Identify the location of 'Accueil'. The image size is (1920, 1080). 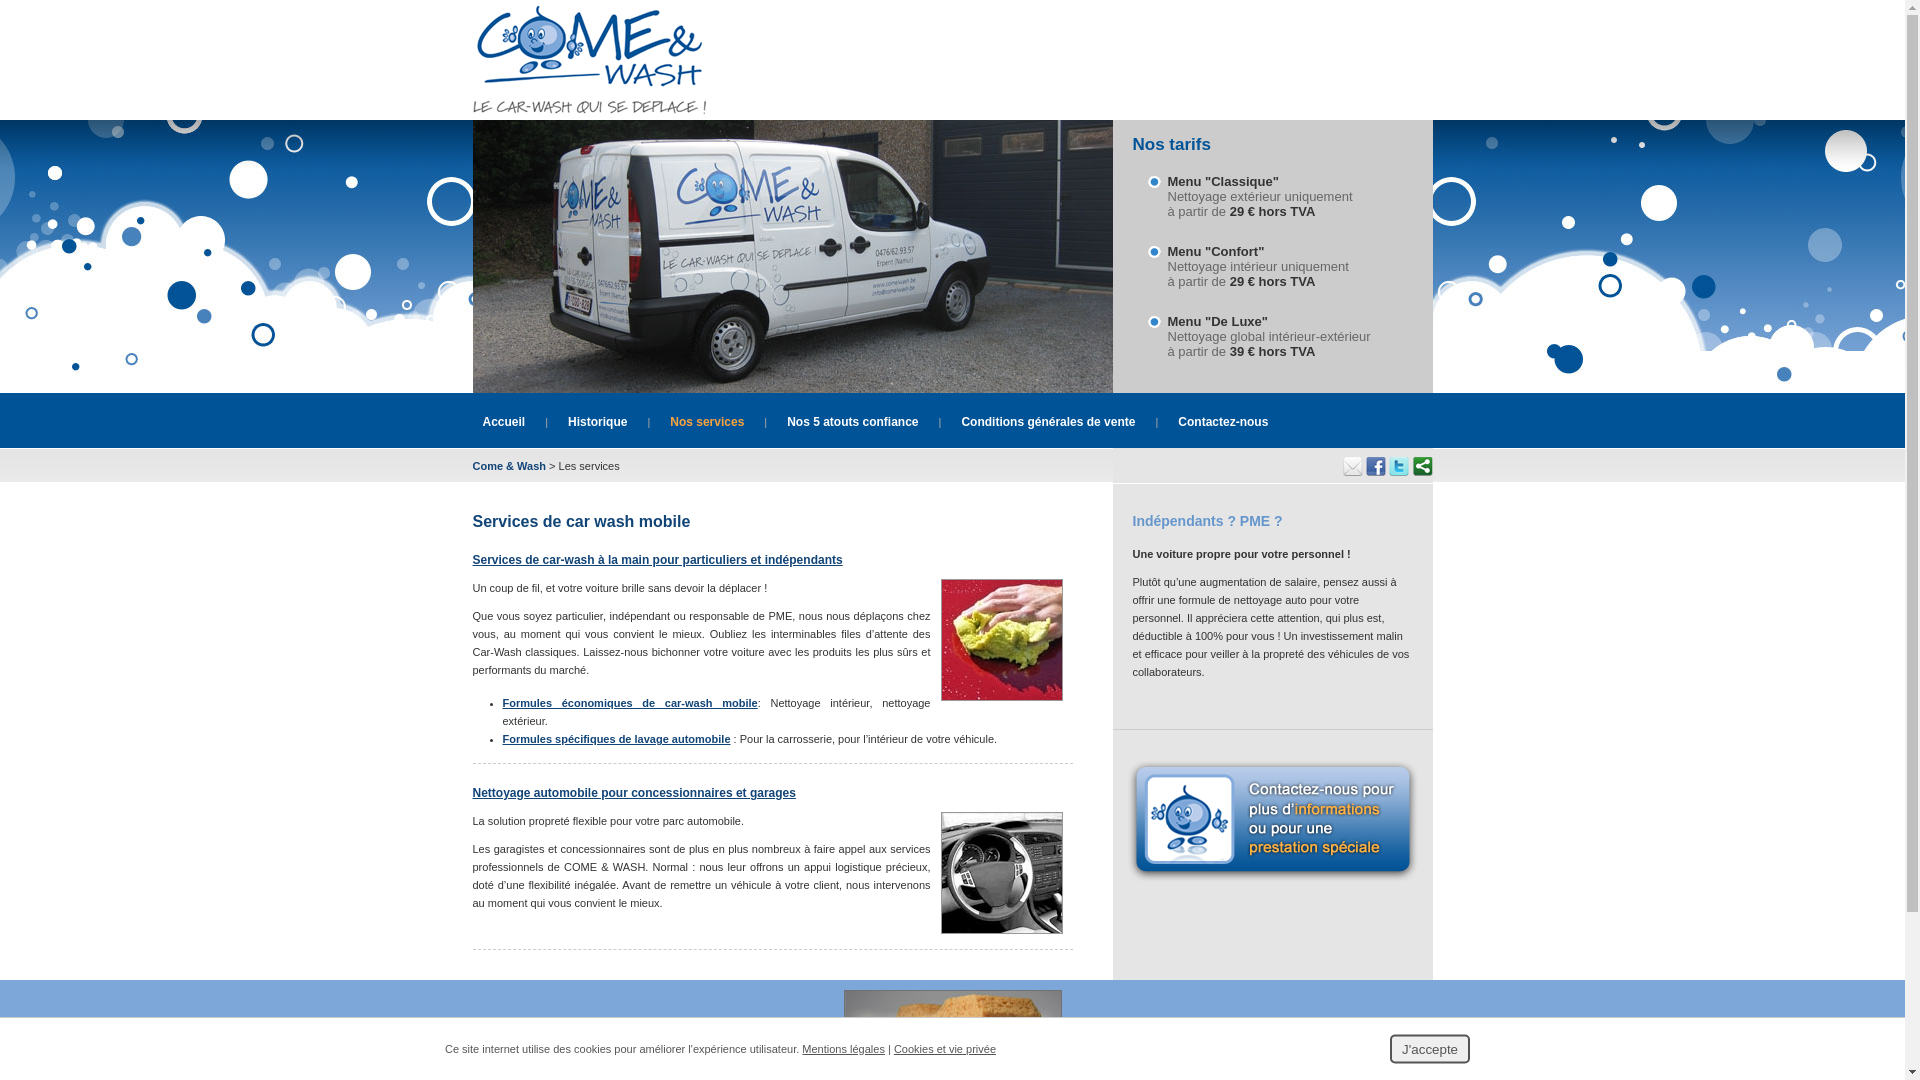
(503, 420).